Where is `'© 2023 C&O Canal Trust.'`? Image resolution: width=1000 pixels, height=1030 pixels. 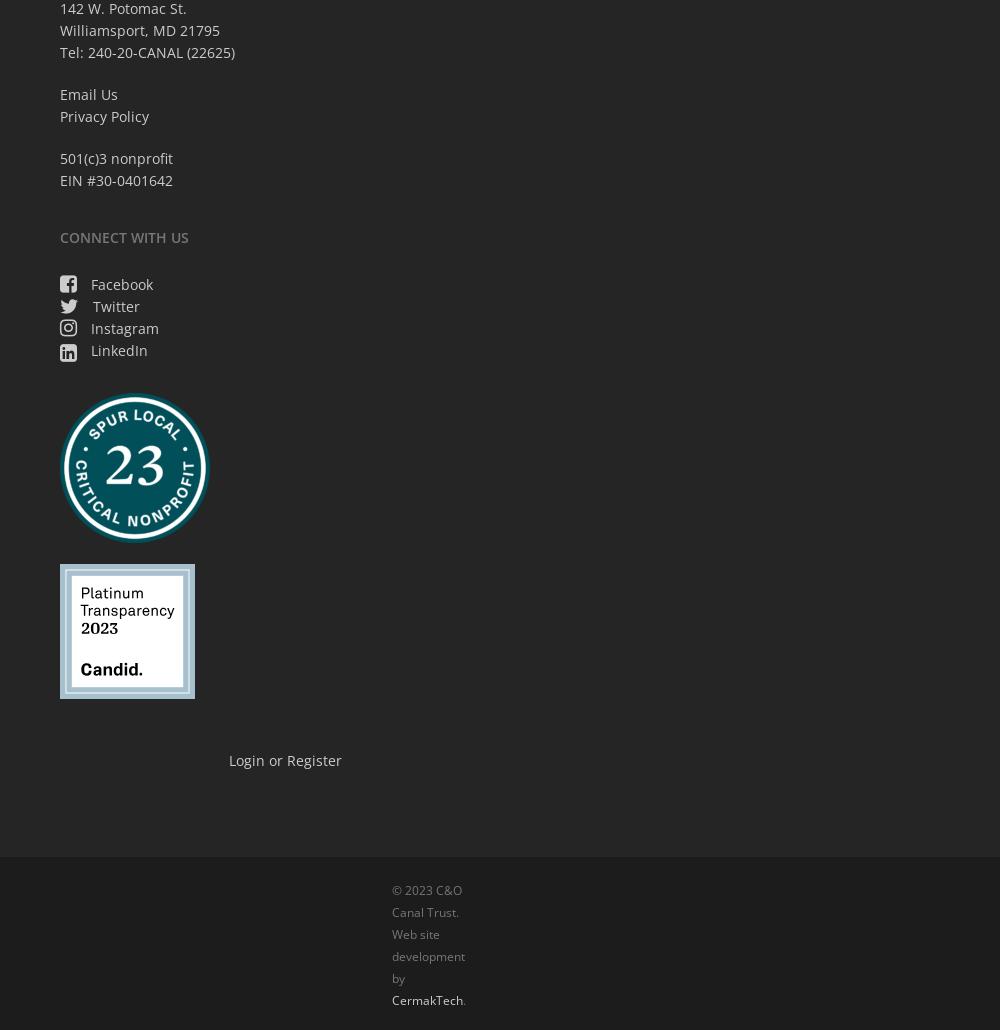 '© 2023 C&O Canal Trust.' is located at coordinates (426, 900).